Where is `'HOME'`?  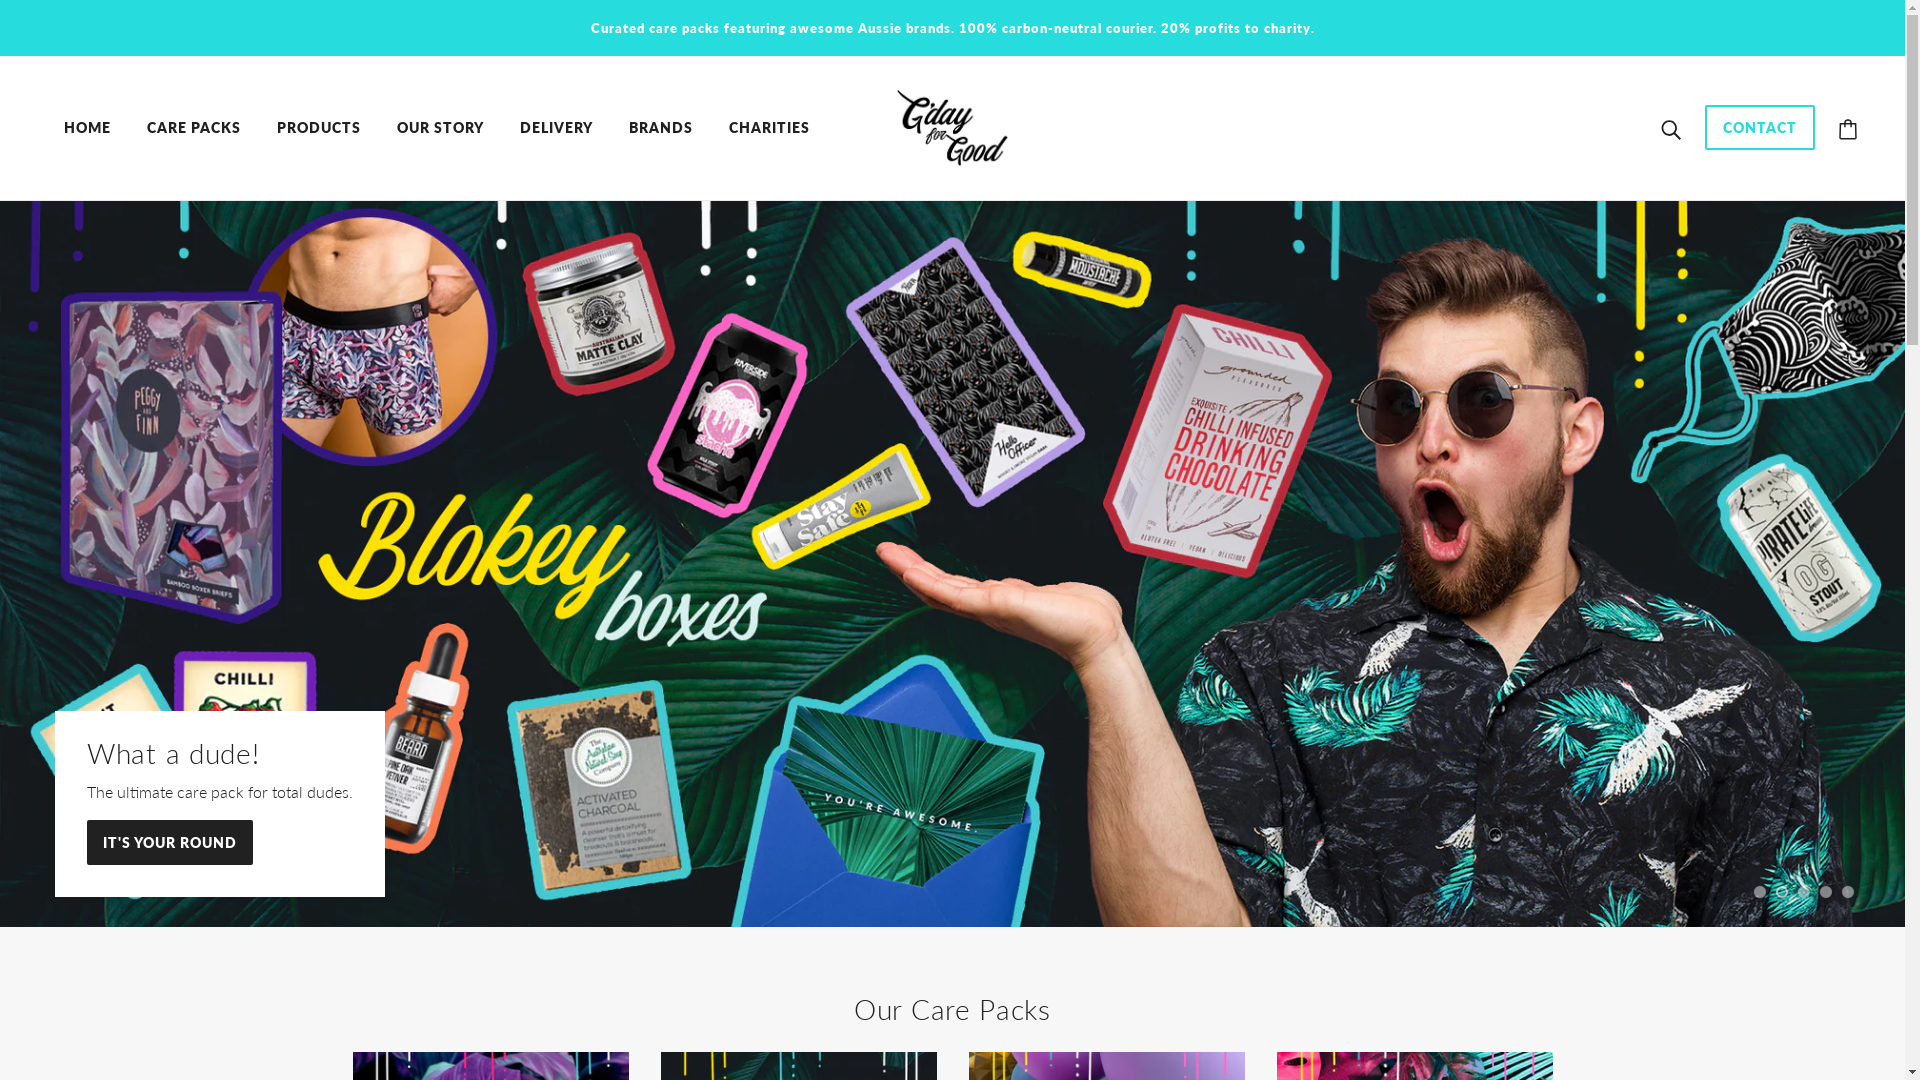
'HOME' is located at coordinates (86, 127).